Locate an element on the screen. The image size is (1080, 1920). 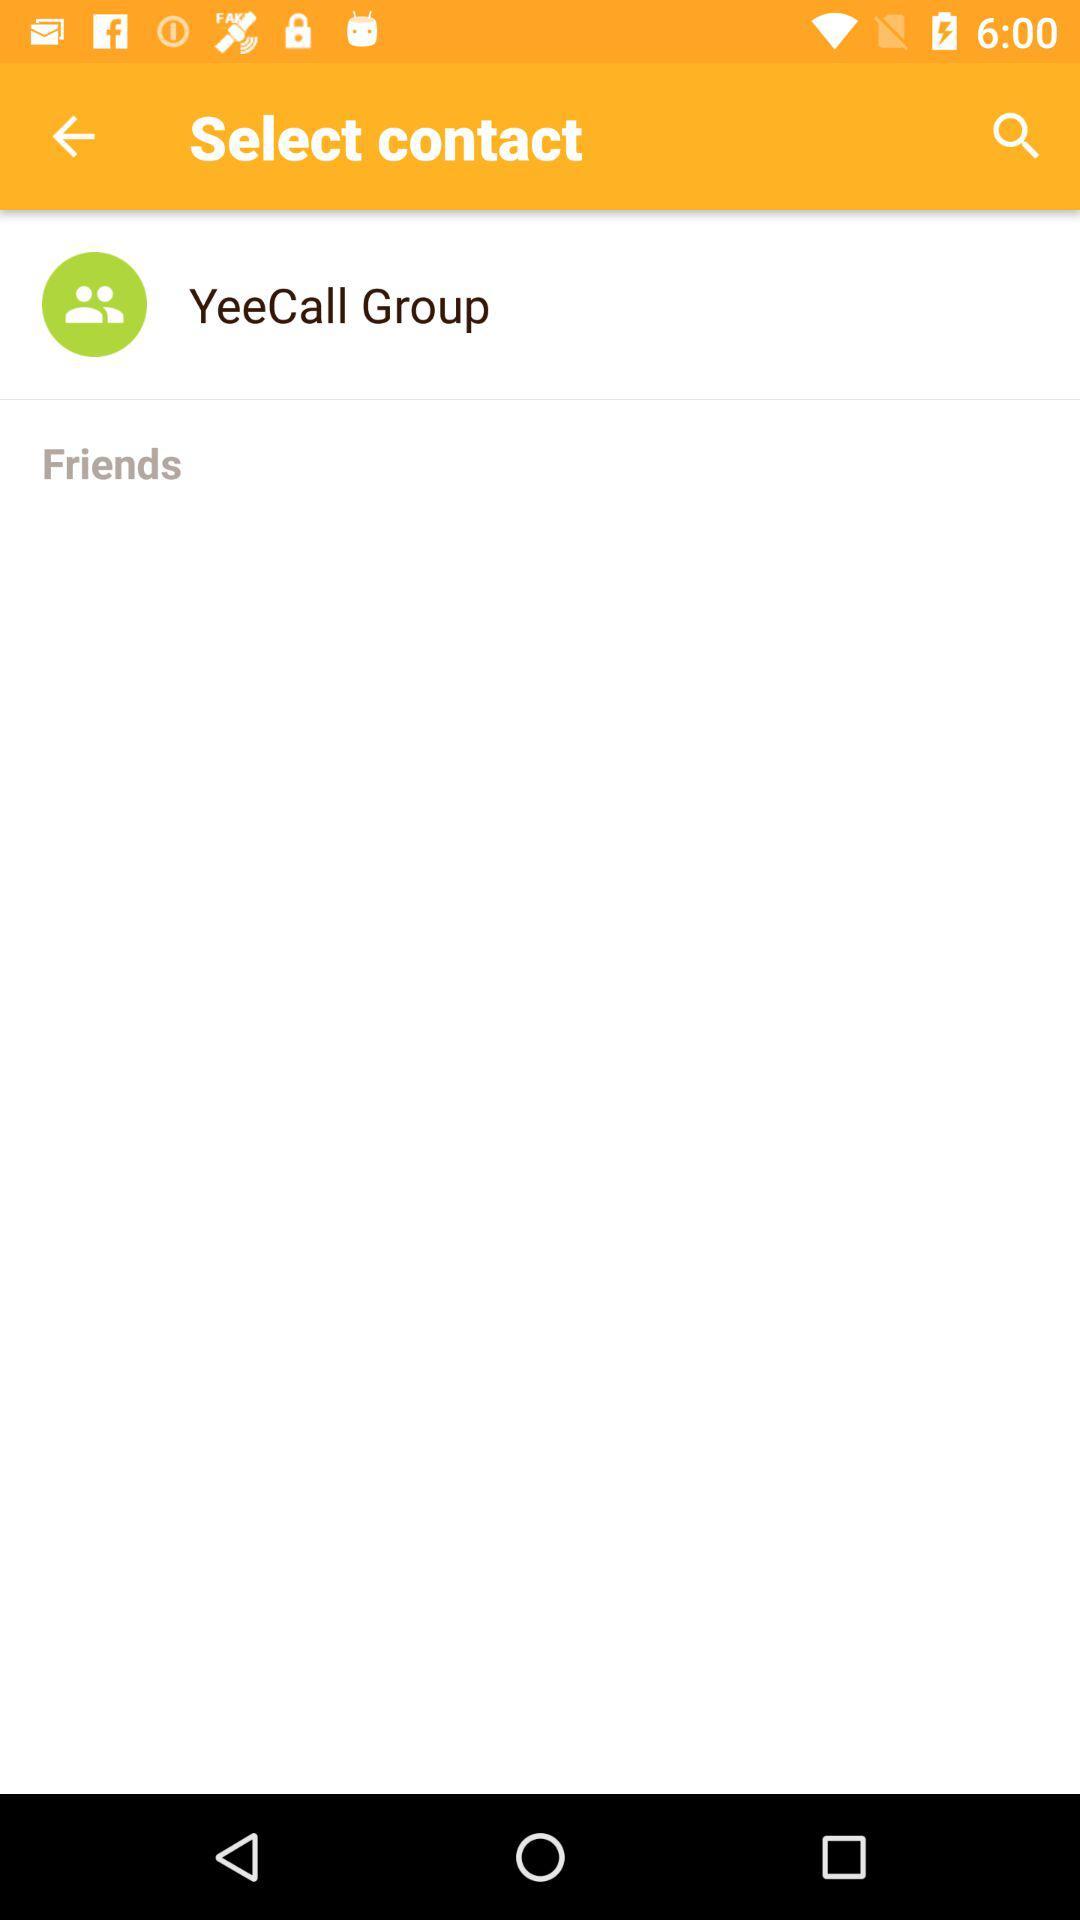
previous page is located at coordinates (72, 135).